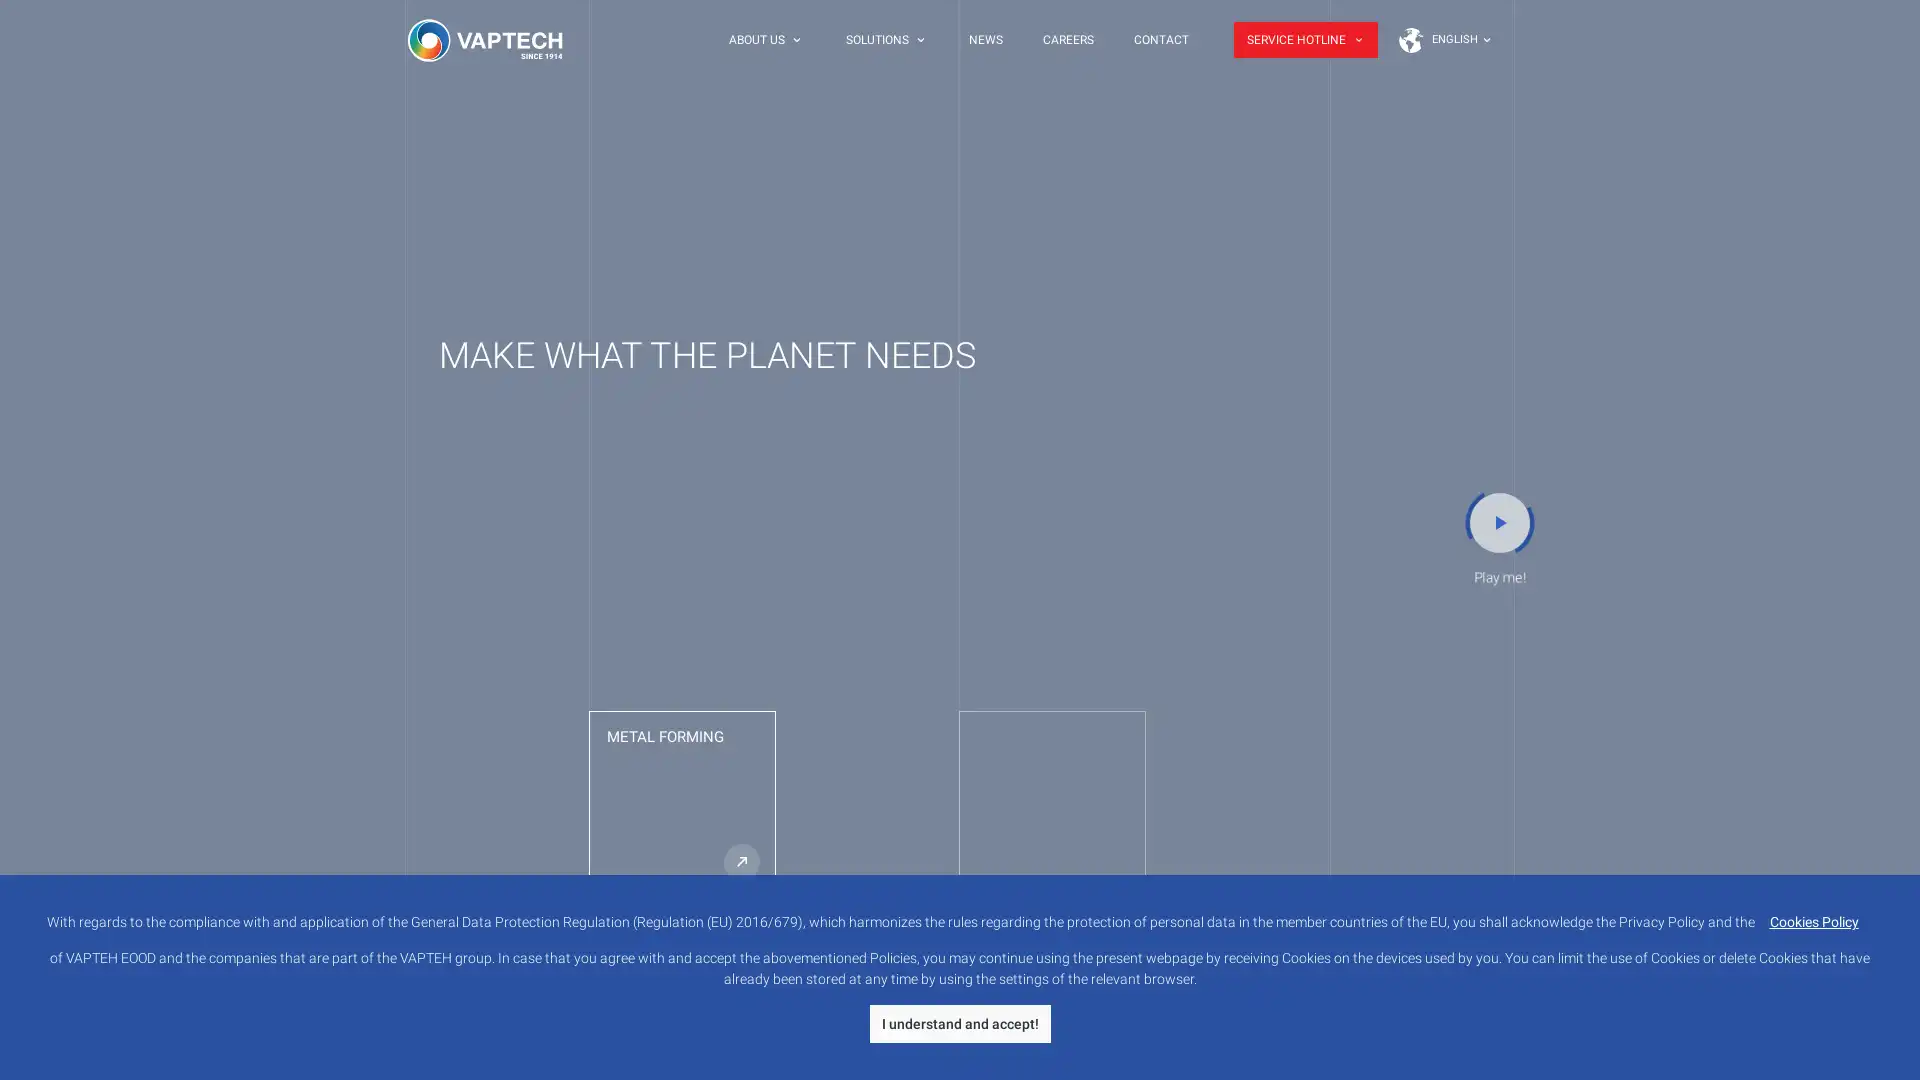  Describe the element at coordinates (1305, 39) in the screenshot. I see `SERVICE HOTLINE keyboard_arrow_down` at that location.